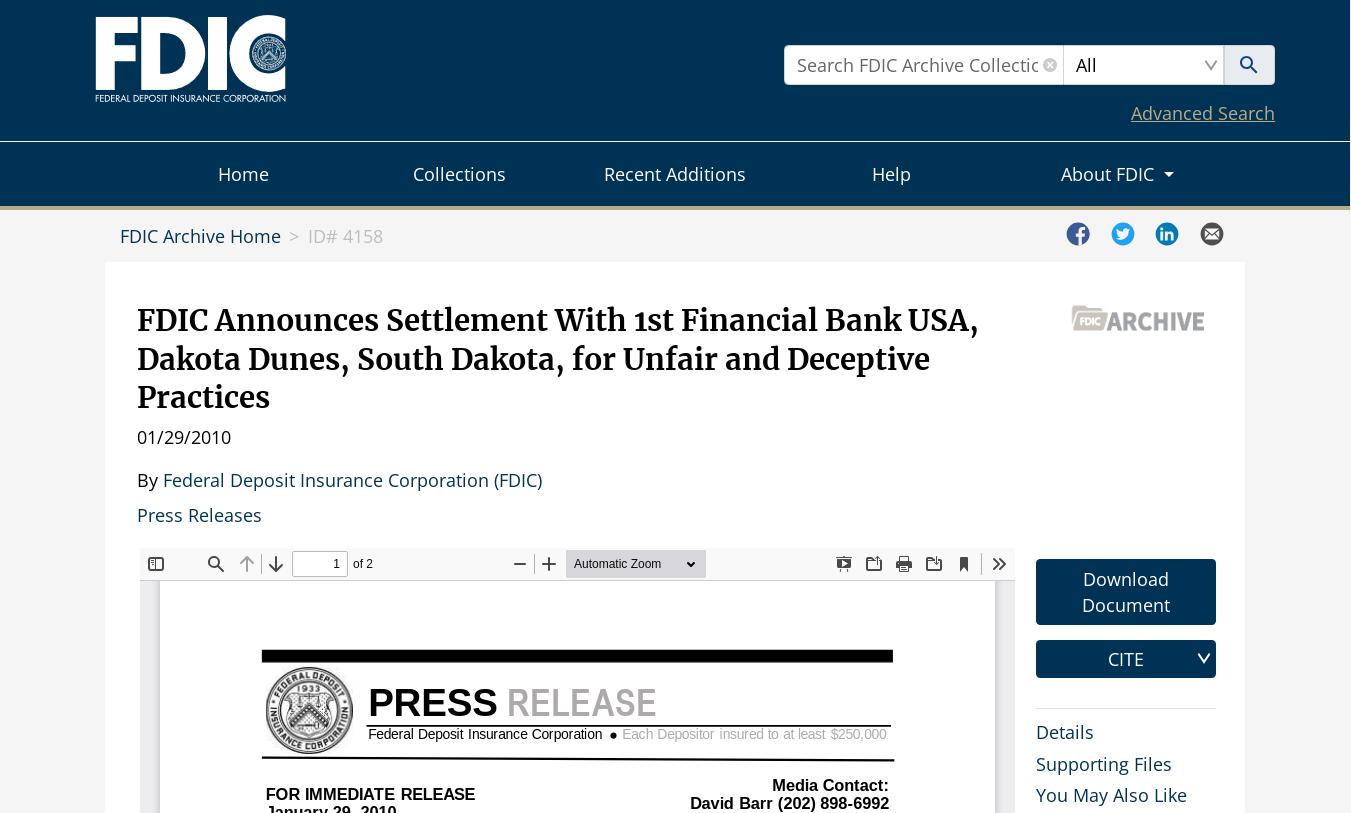  What do you see at coordinates (1064, 730) in the screenshot?
I see `'Details'` at bounding box center [1064, 730].